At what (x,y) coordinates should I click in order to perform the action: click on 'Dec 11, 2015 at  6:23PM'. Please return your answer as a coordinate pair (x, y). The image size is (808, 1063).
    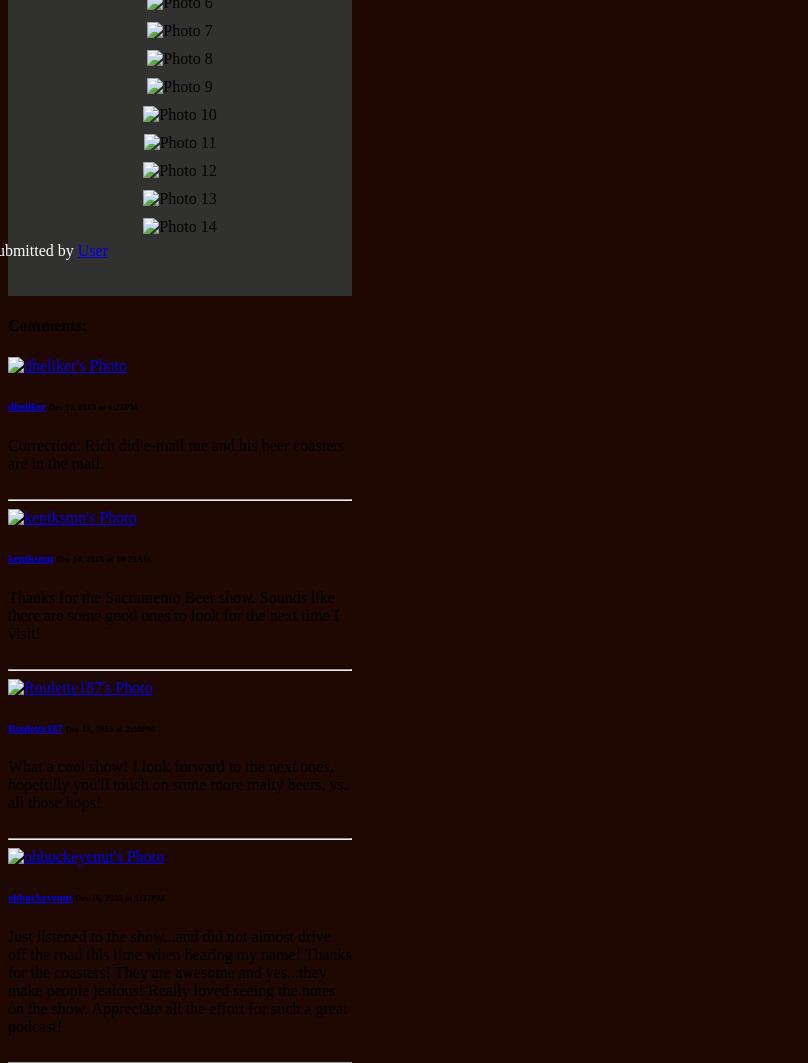
    Looking at the image, I should click on (47, 405).